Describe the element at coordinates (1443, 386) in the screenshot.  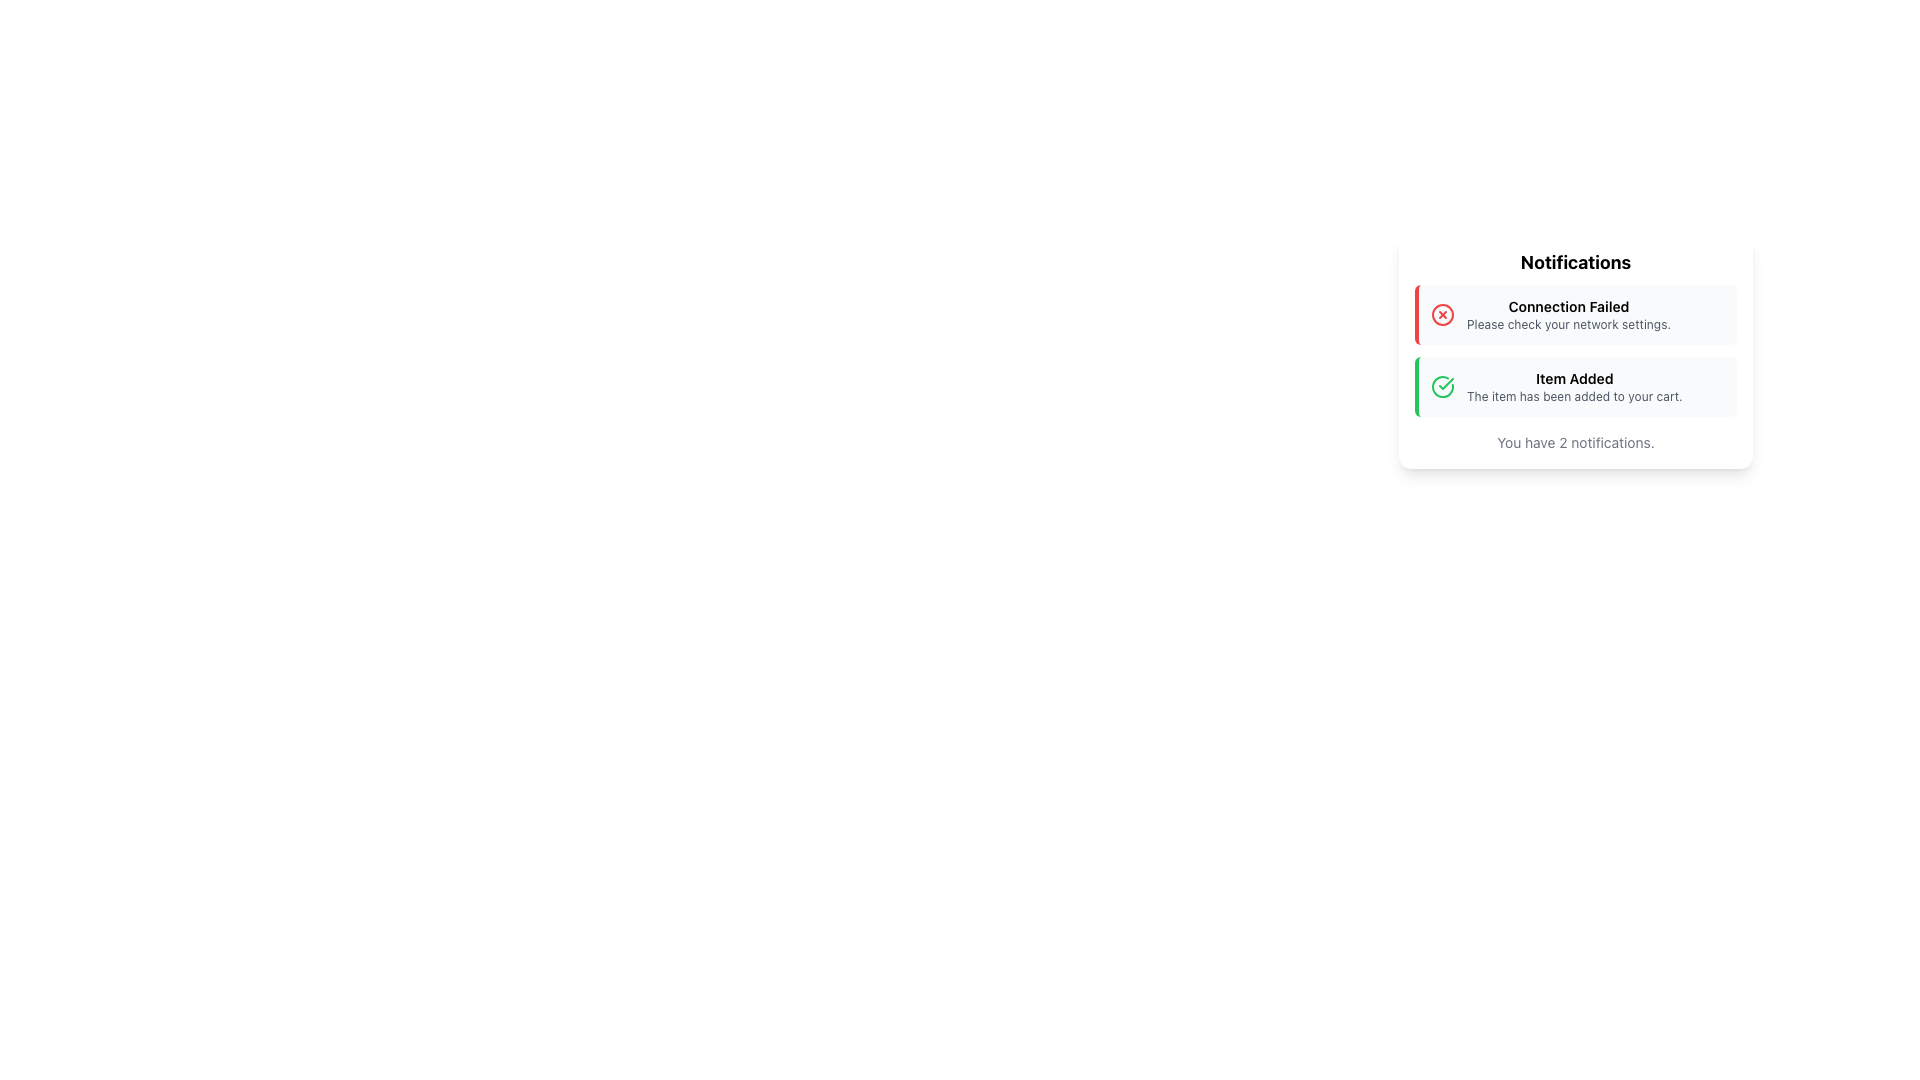
I see `the upper curved segment of the graphic within the green outlined circular icon that contains a check mark, located to the left of the 'Item Added' notification` at that location.